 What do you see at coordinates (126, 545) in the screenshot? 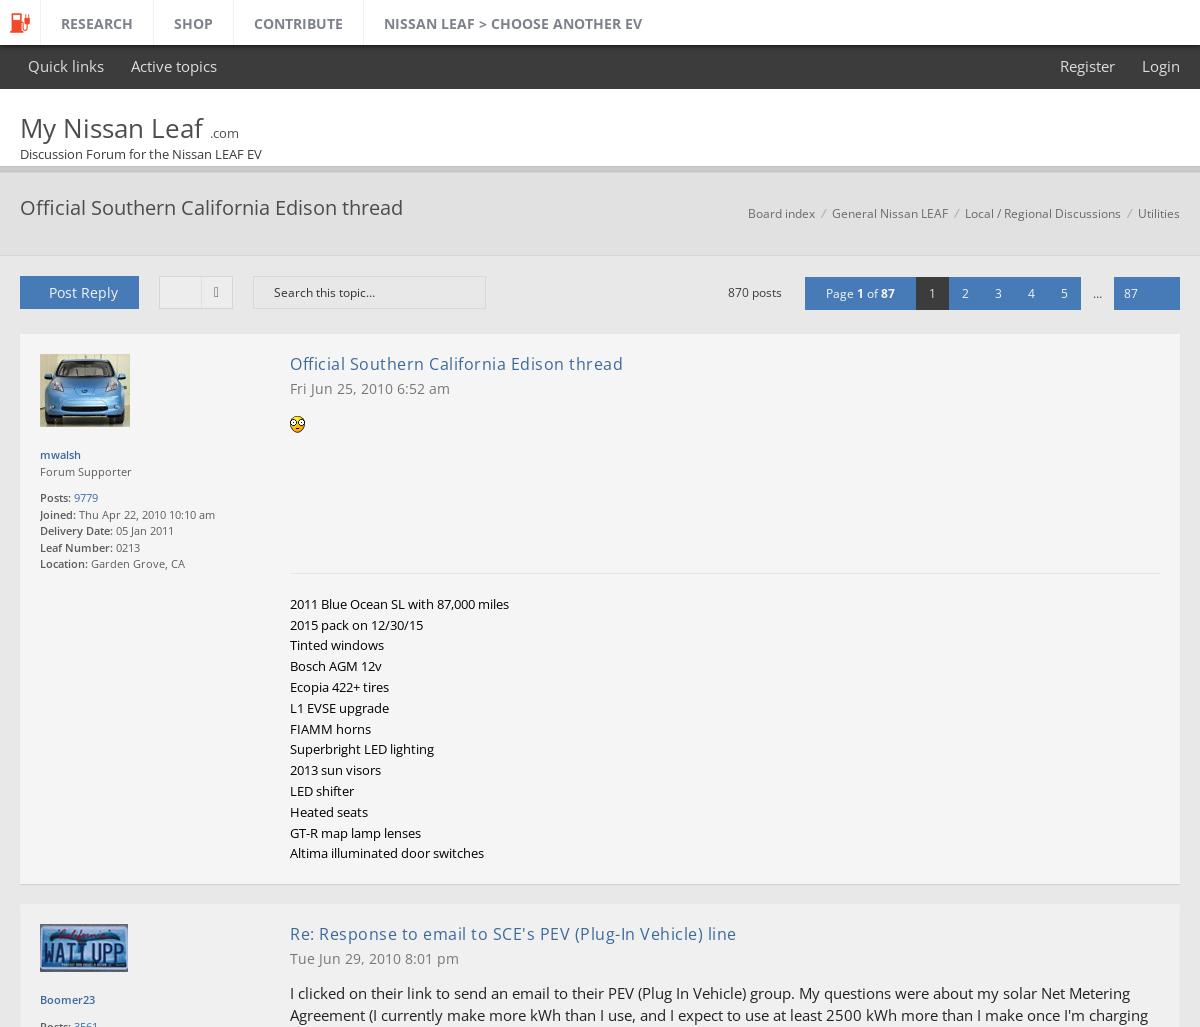
I see `'0213'` at bounding box center [126, 545].